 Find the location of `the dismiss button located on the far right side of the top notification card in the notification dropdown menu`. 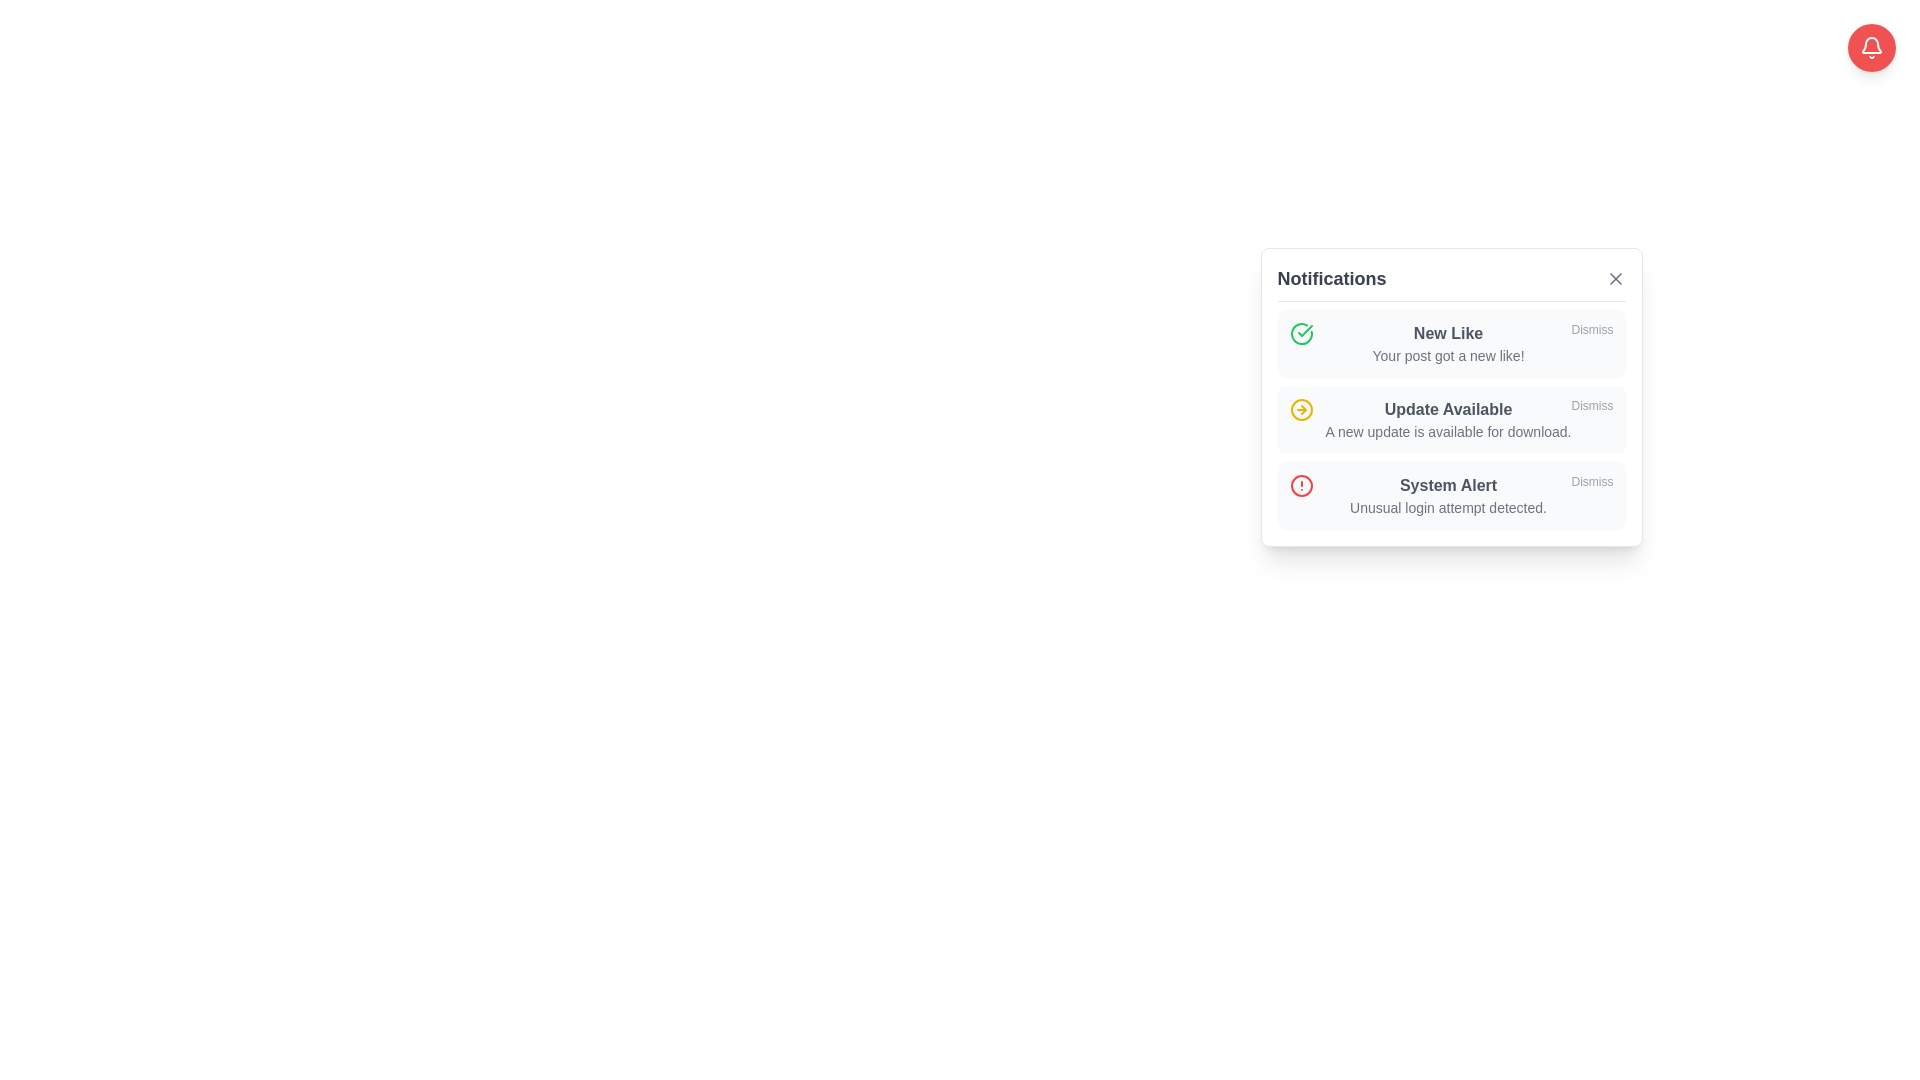

the dismiss button located on the far right side of the top notification card in the notification dropdown menu is located at coordinates (1591, 329).